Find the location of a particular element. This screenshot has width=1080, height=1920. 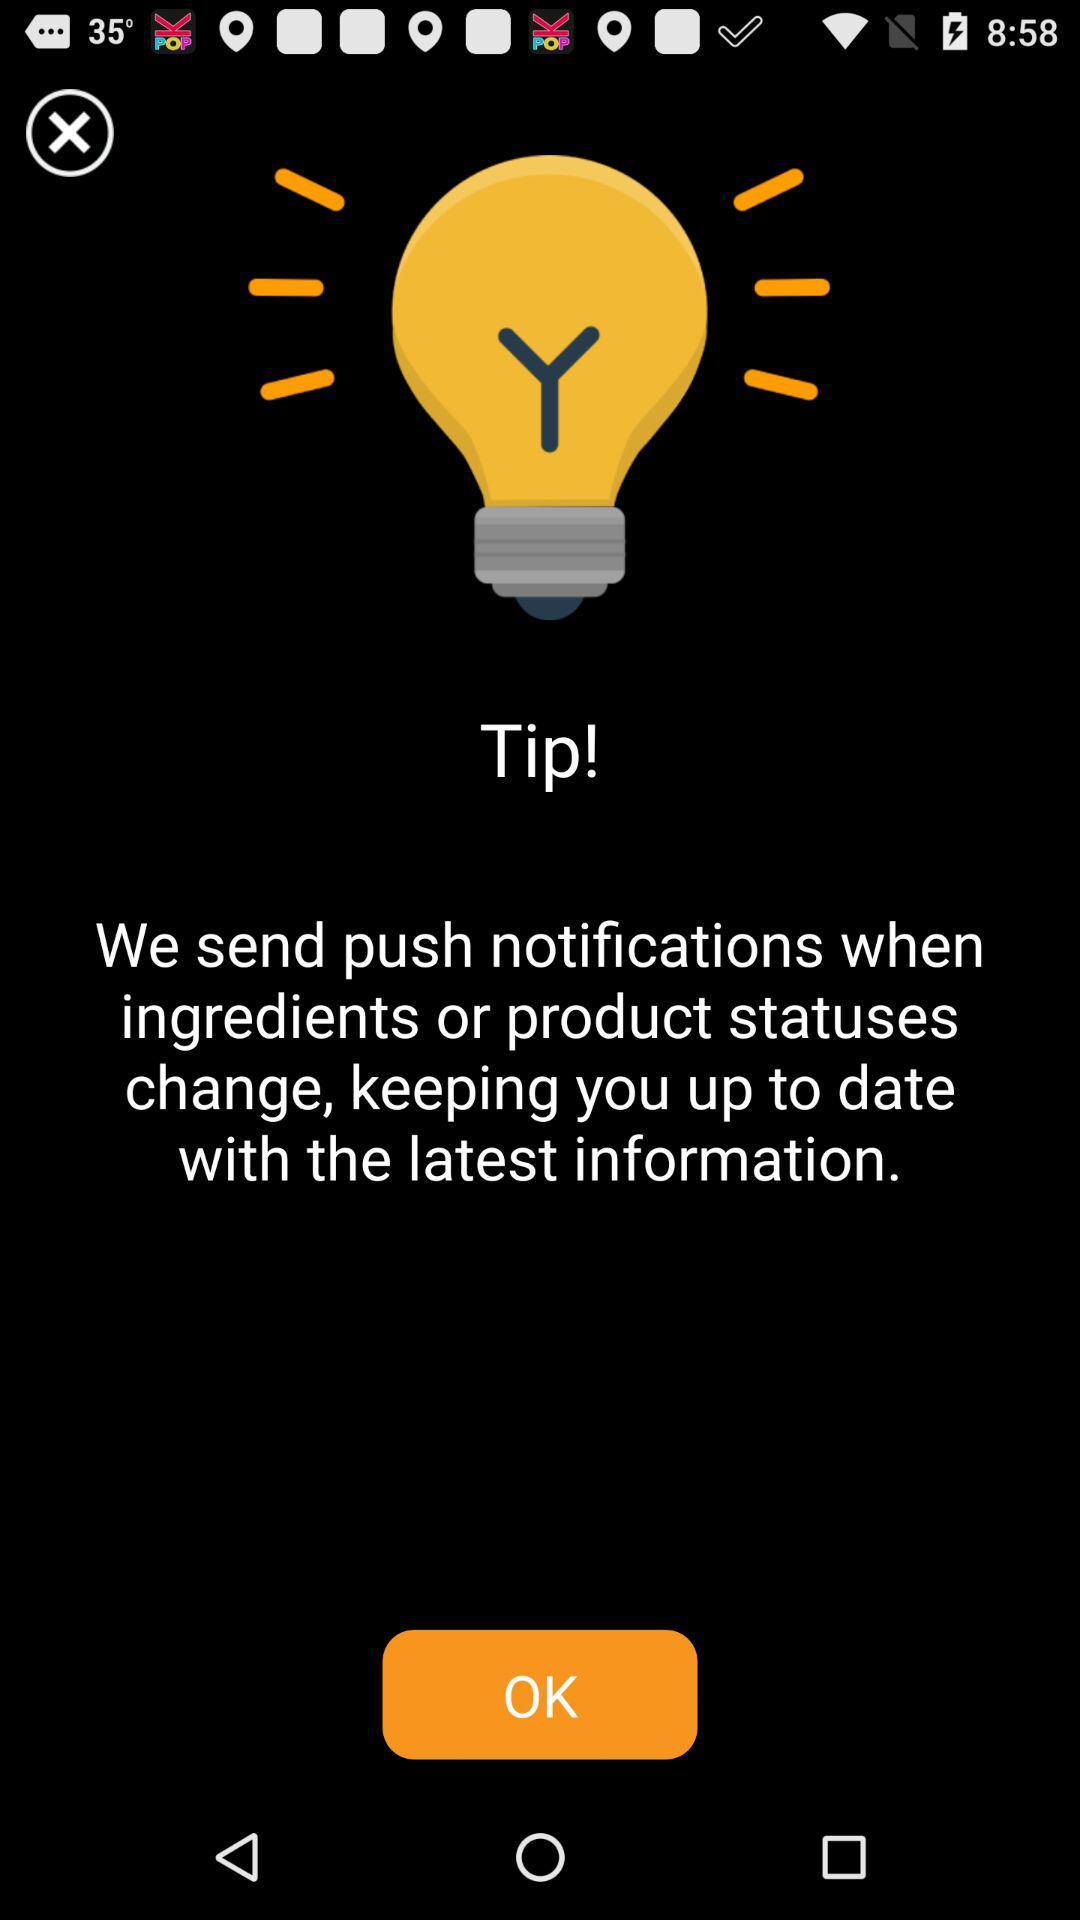

the close icon is located at coordinates (540, 1736).